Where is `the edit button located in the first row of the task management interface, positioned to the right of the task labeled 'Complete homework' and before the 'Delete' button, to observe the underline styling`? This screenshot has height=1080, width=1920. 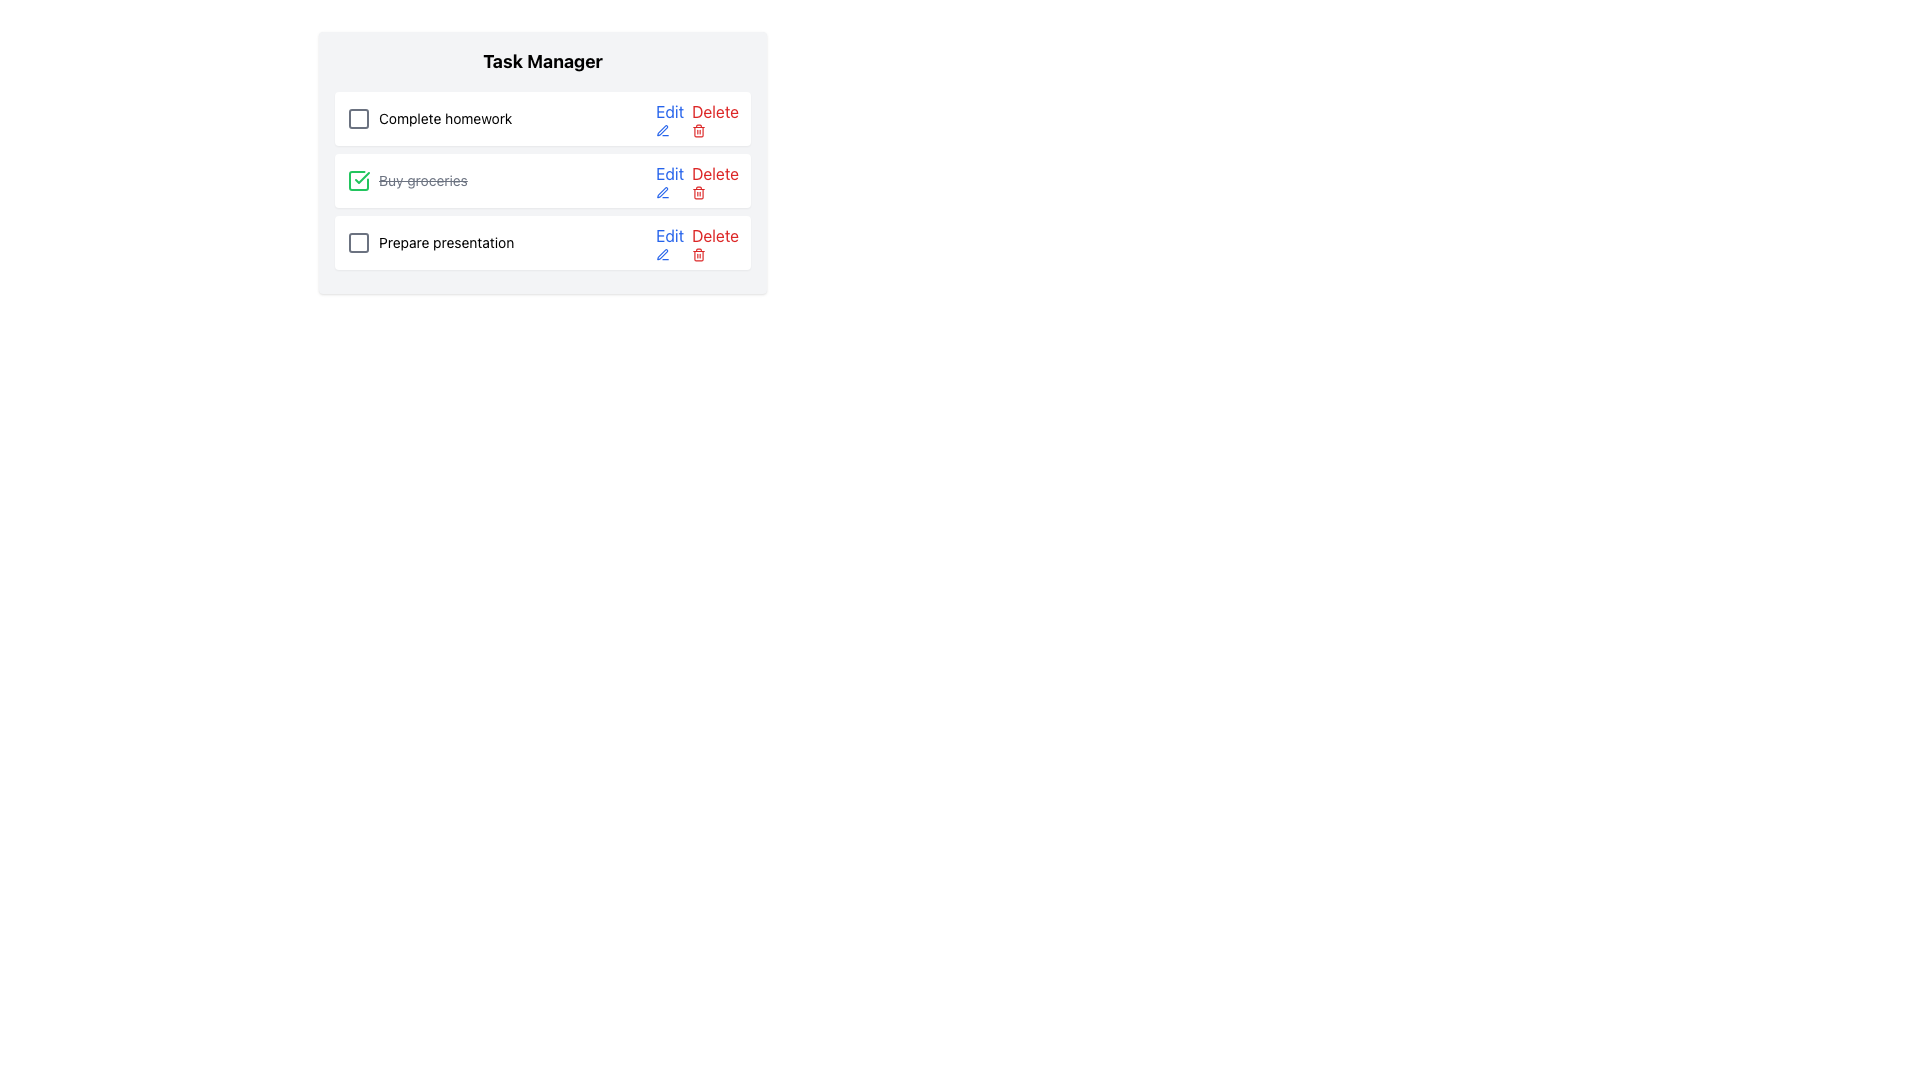 the edit button located in the first row of the task management interface, positioned to the right of the task labeled 'Complete homework' and before the 'Delete' button, to observe the underline styling is located at coordinates (670, 119).